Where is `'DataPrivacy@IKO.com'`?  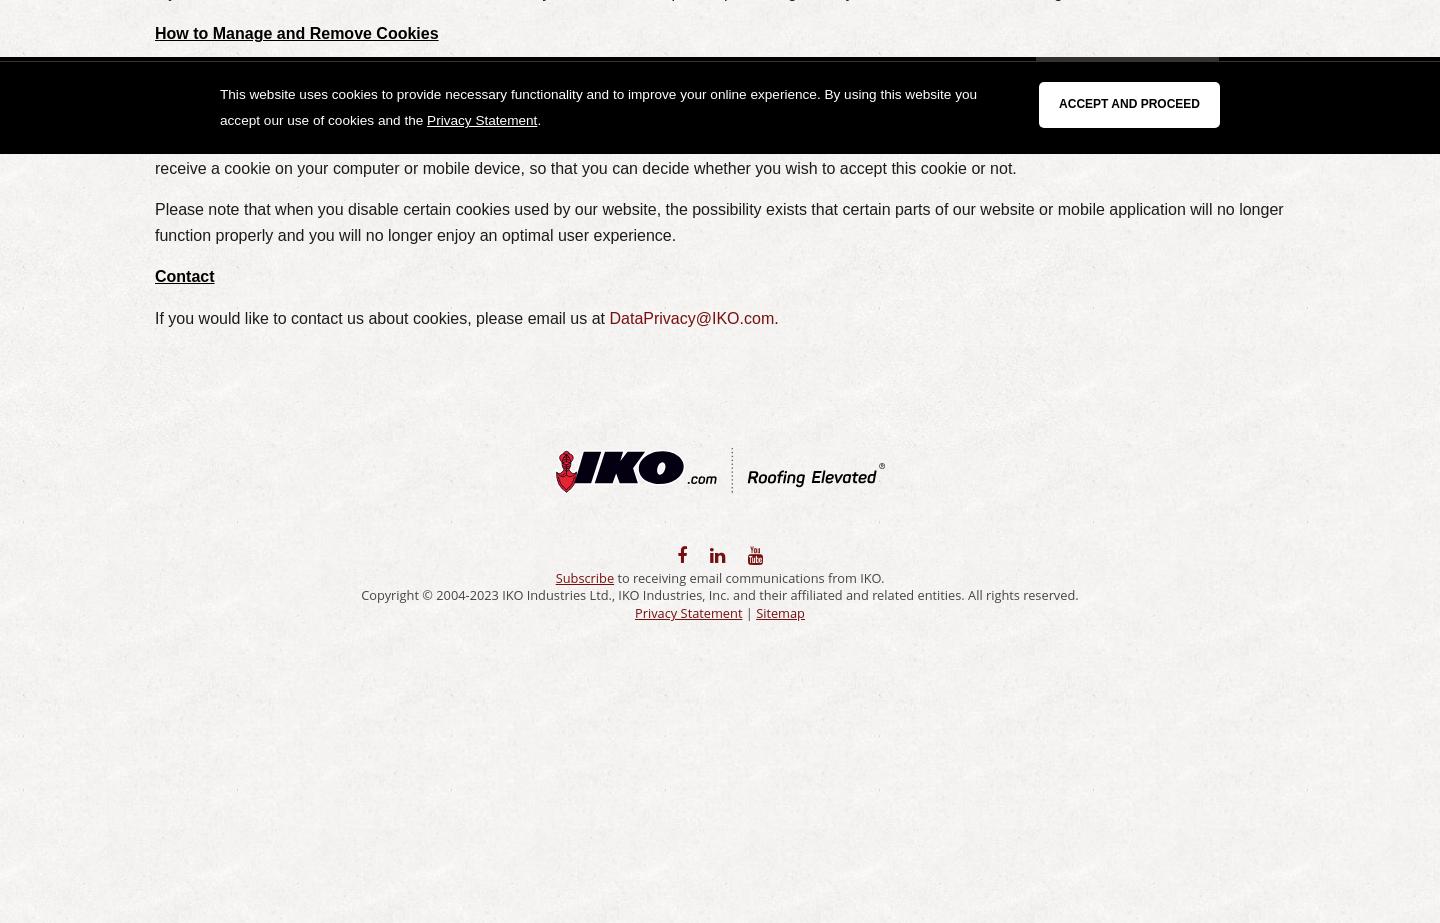
'DataPrivacy@IKO.com' is located at coordinates (691, 318).